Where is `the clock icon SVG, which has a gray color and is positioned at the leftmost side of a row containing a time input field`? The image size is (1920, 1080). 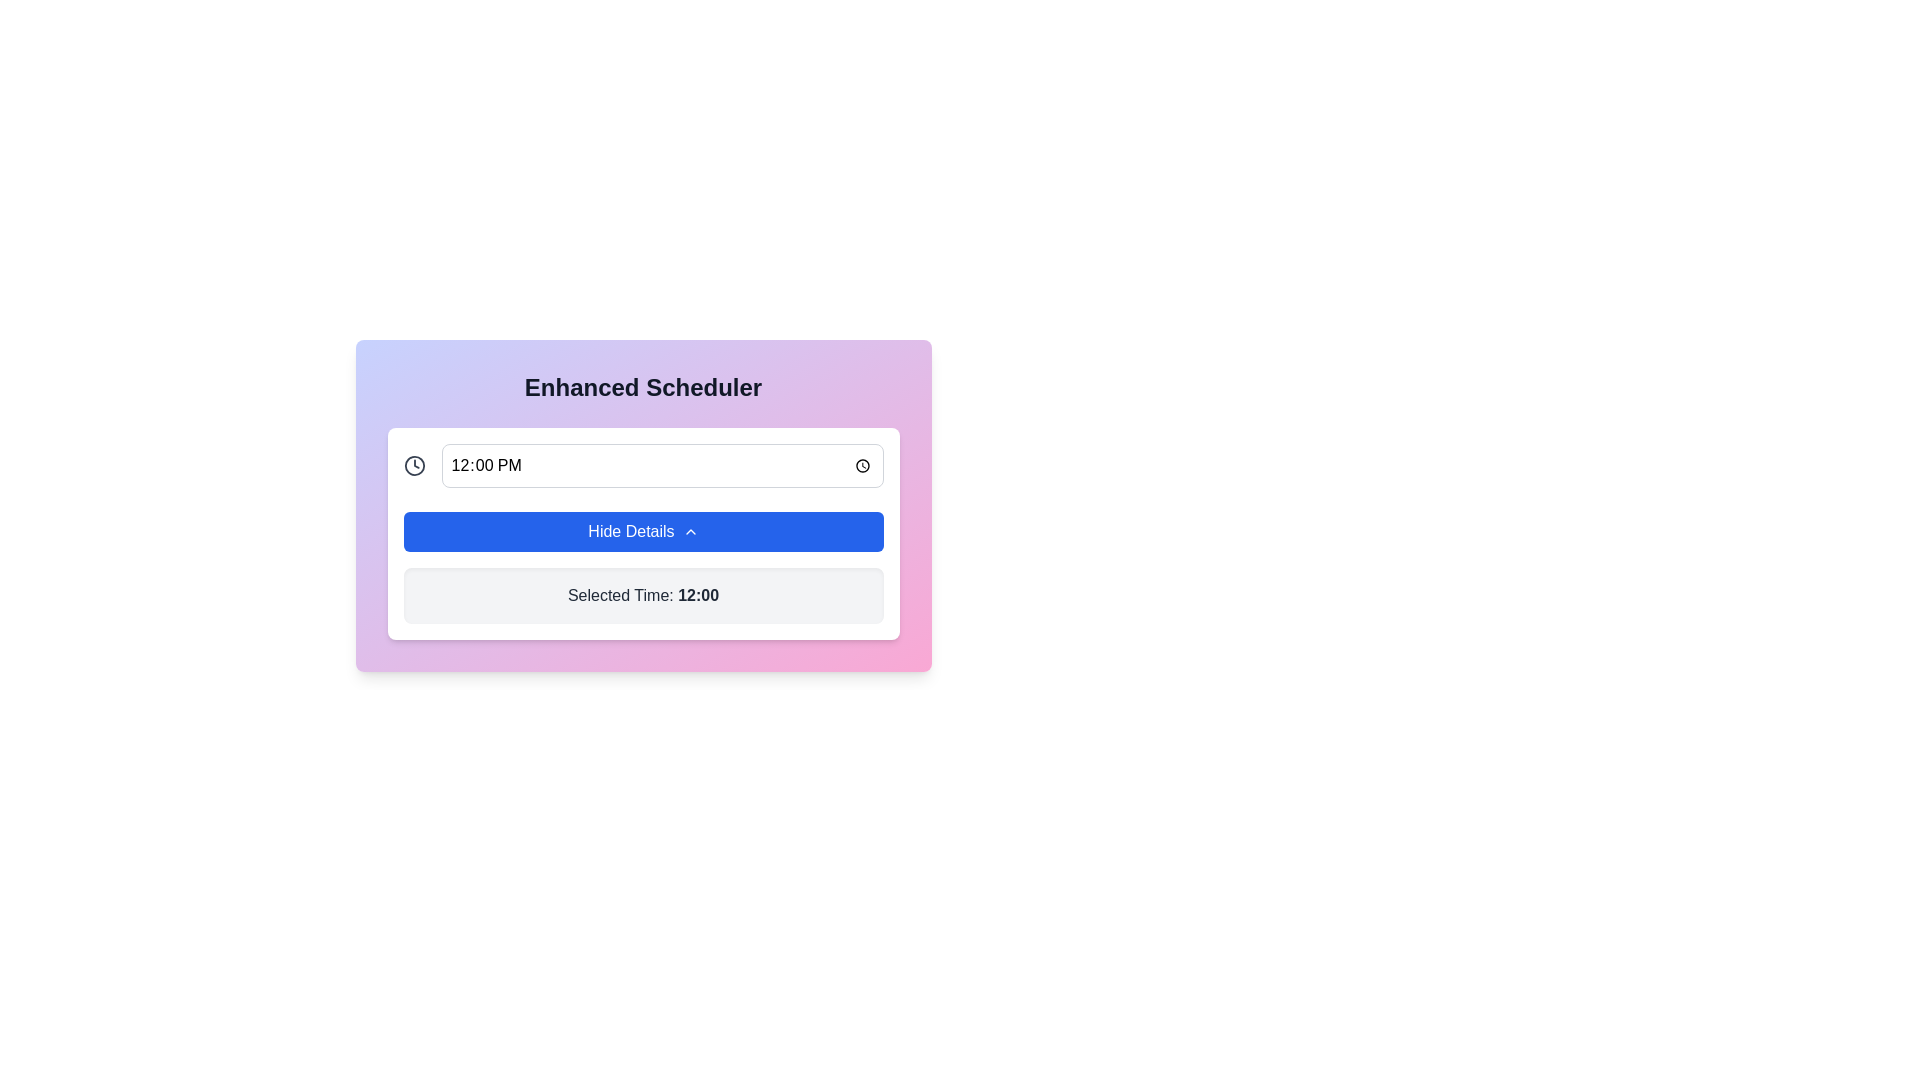 the clock icon SVG, which has a gray color and is positioned at the leftmost side of a row containing a time input field is located at coordinates (413, 466).